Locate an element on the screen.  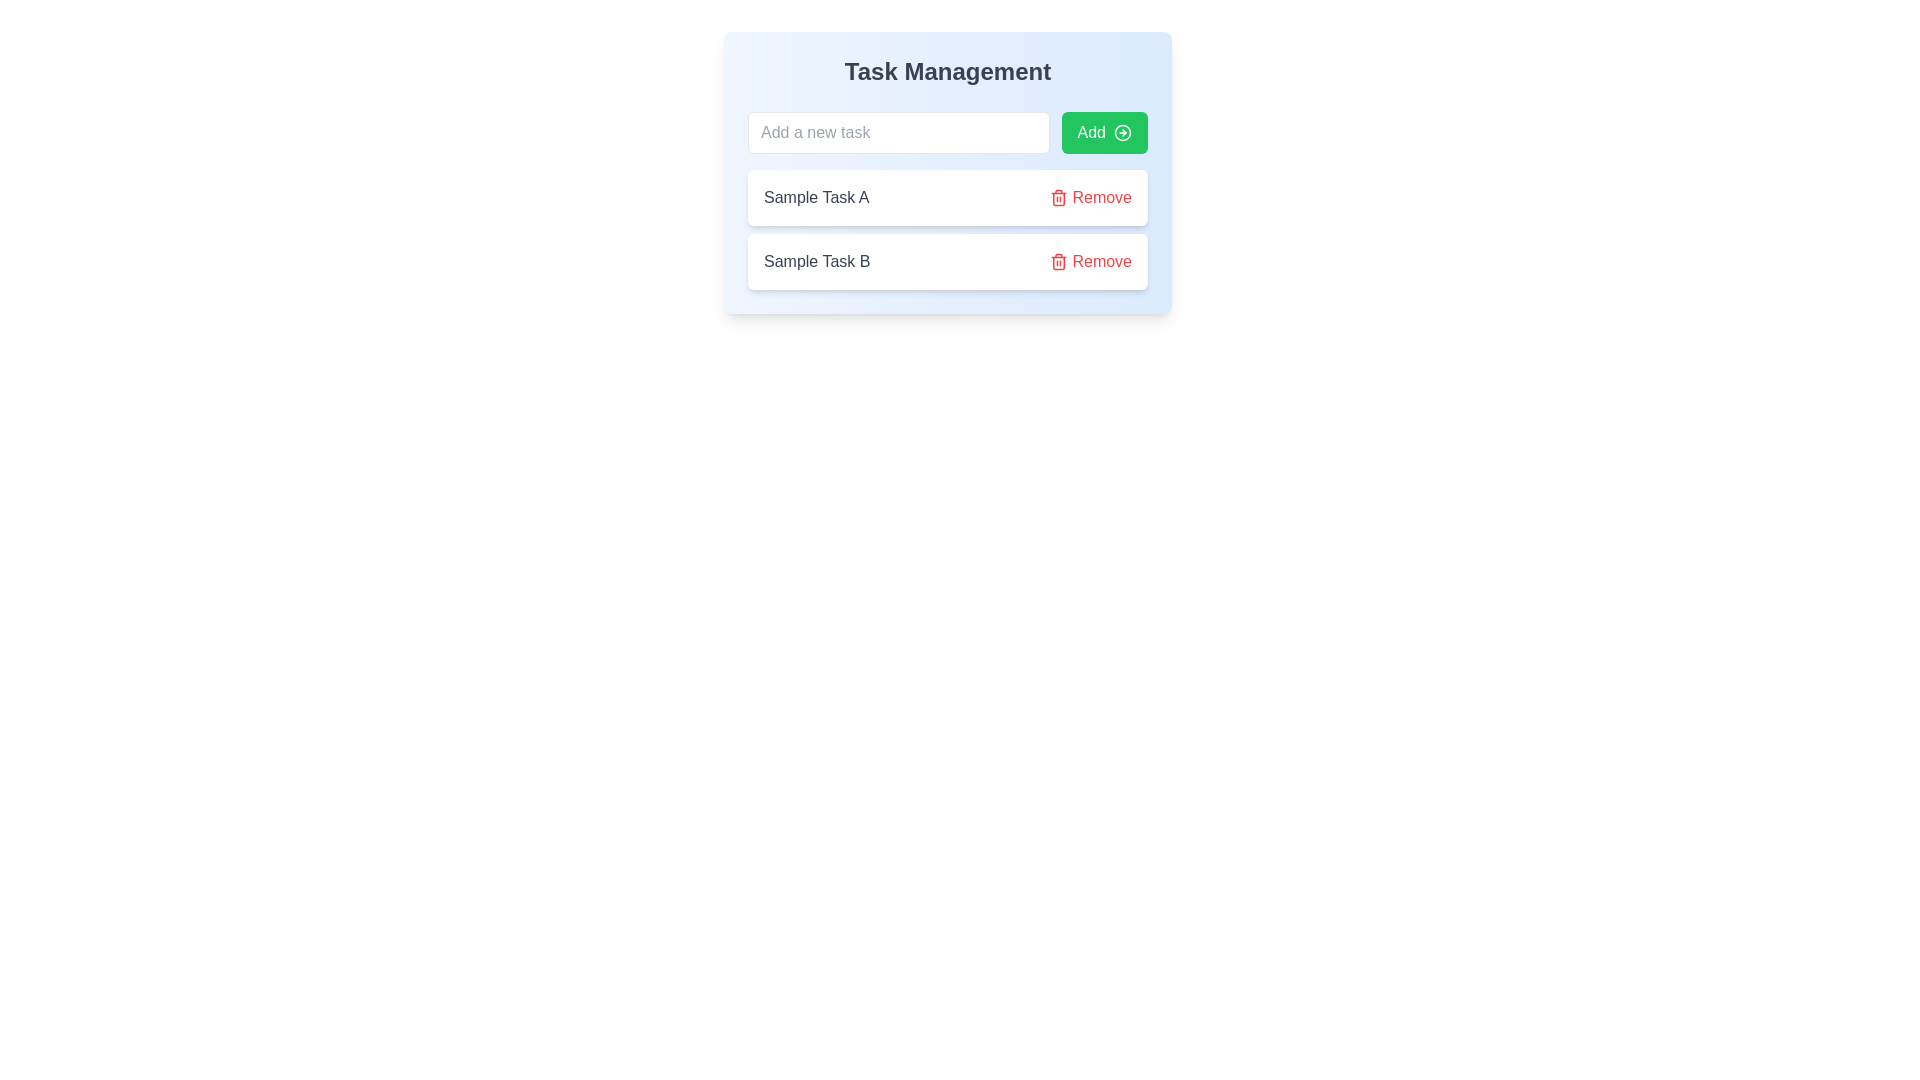
the deletion icon in the 'Remove' control for 'Sample Task A', located on the far right of the second row in the task management list to get visual feedback is located at coordinates (1058, 197).